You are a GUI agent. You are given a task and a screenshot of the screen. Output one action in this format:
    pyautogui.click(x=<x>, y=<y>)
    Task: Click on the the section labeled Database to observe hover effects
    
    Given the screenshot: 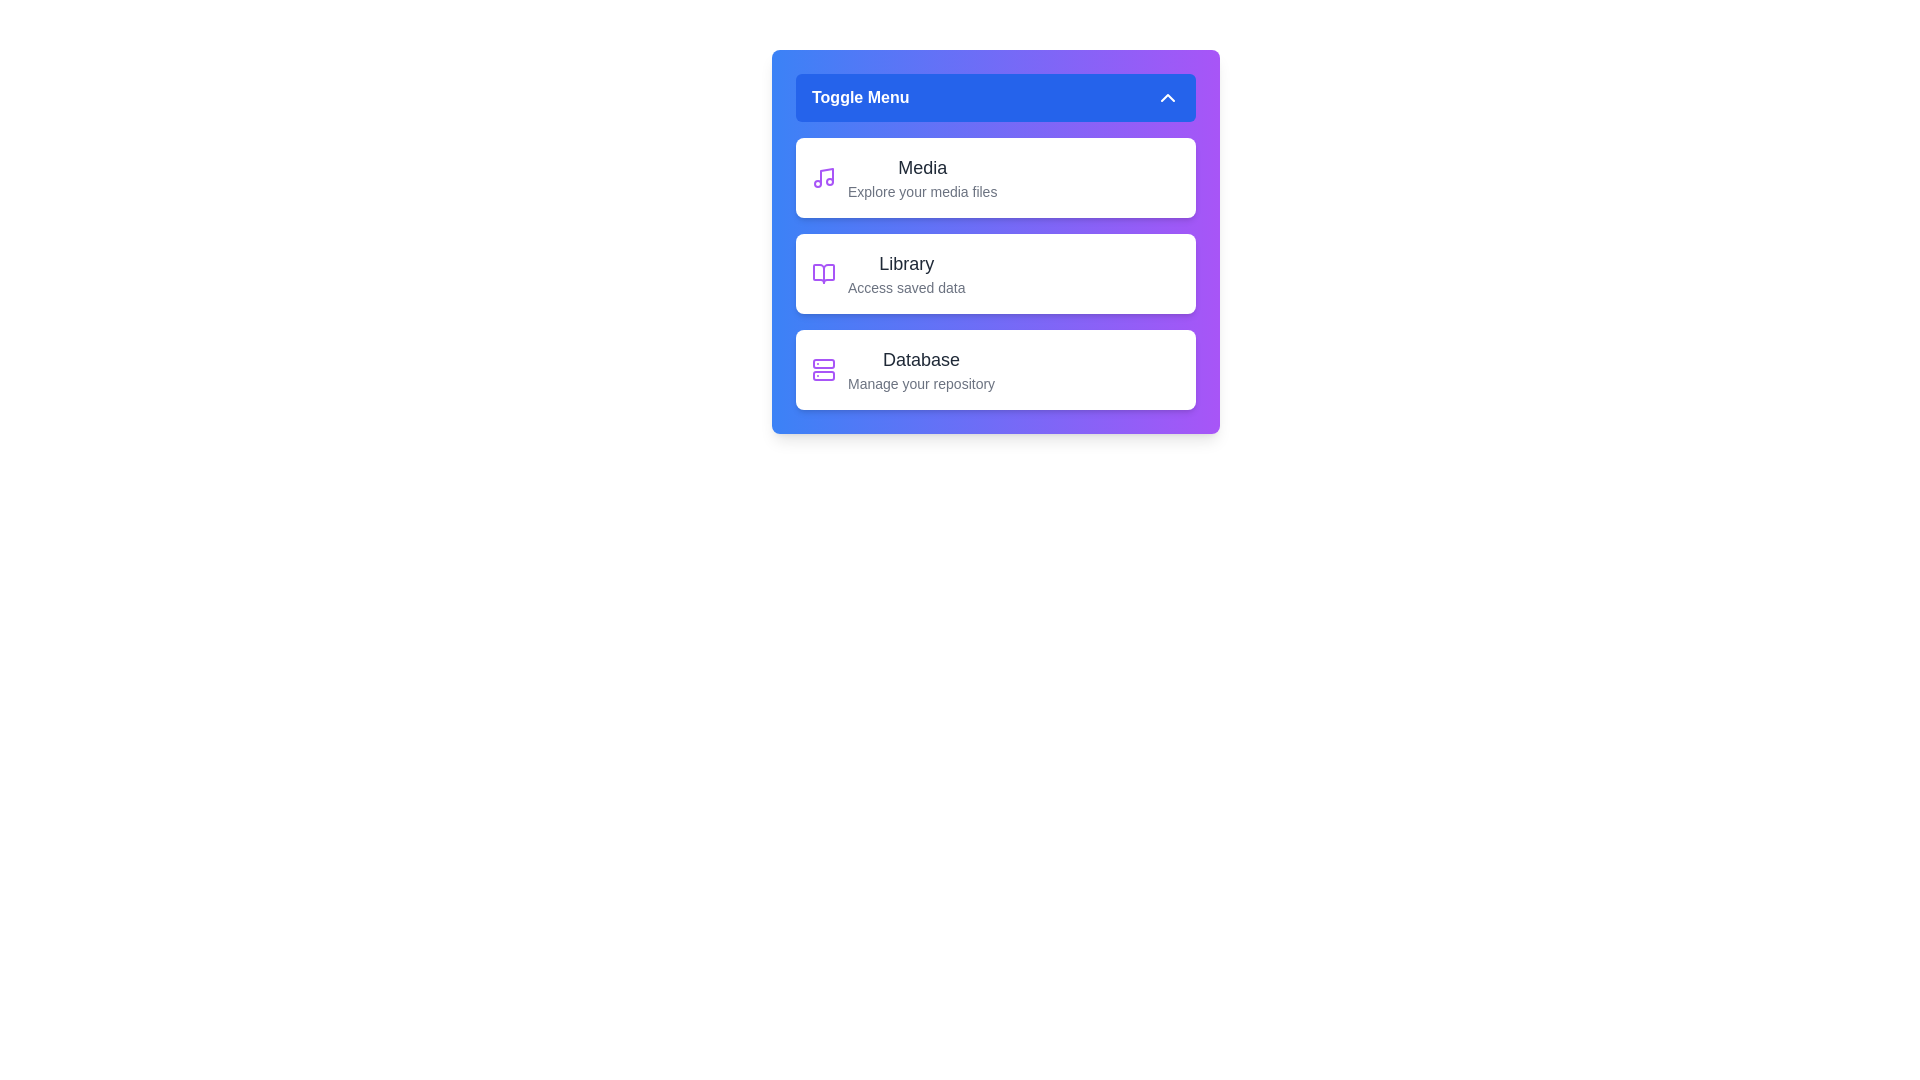 What is the action you would take?
    pyautogui.click(x=996, y=370)
    